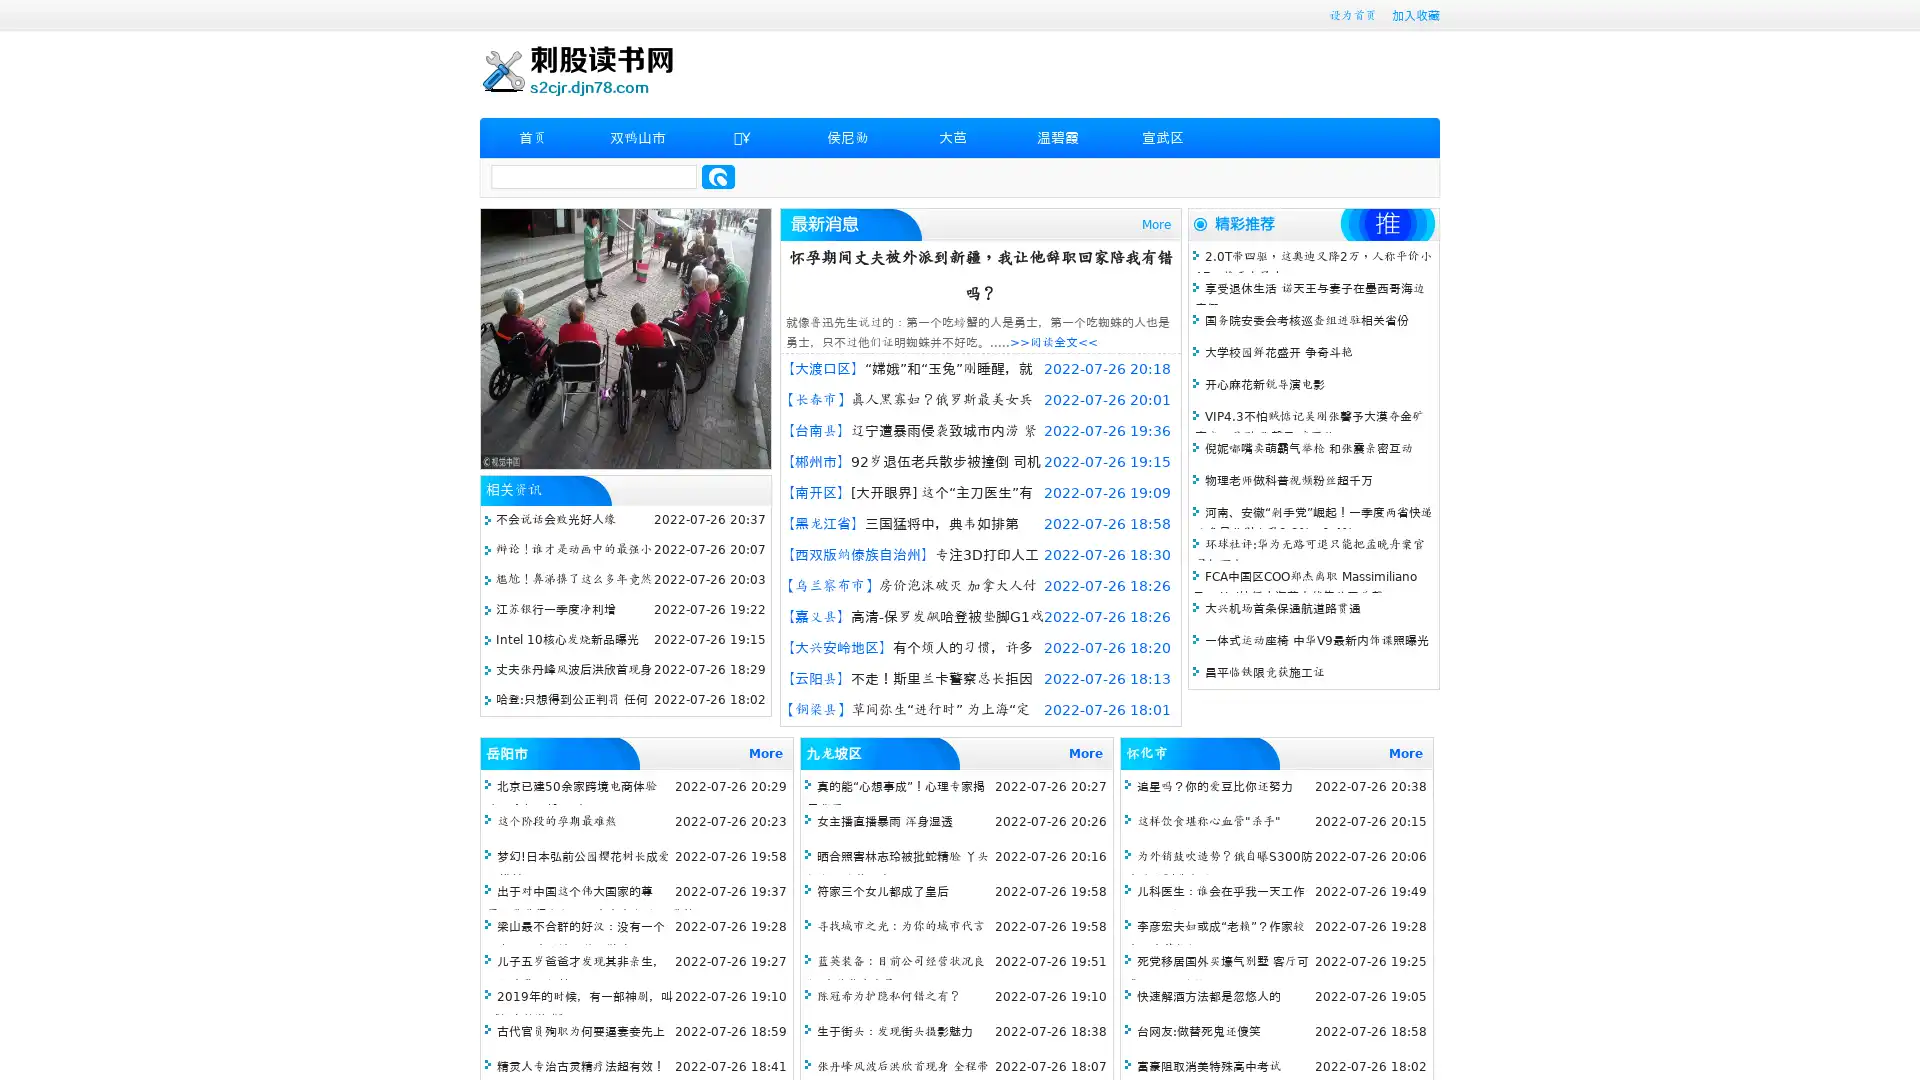 This screenshot has width=1920, height=1080. What do you see at coordinates (718, 176) in the screenshot?
I see `Search` at bounding box center [718, 176].